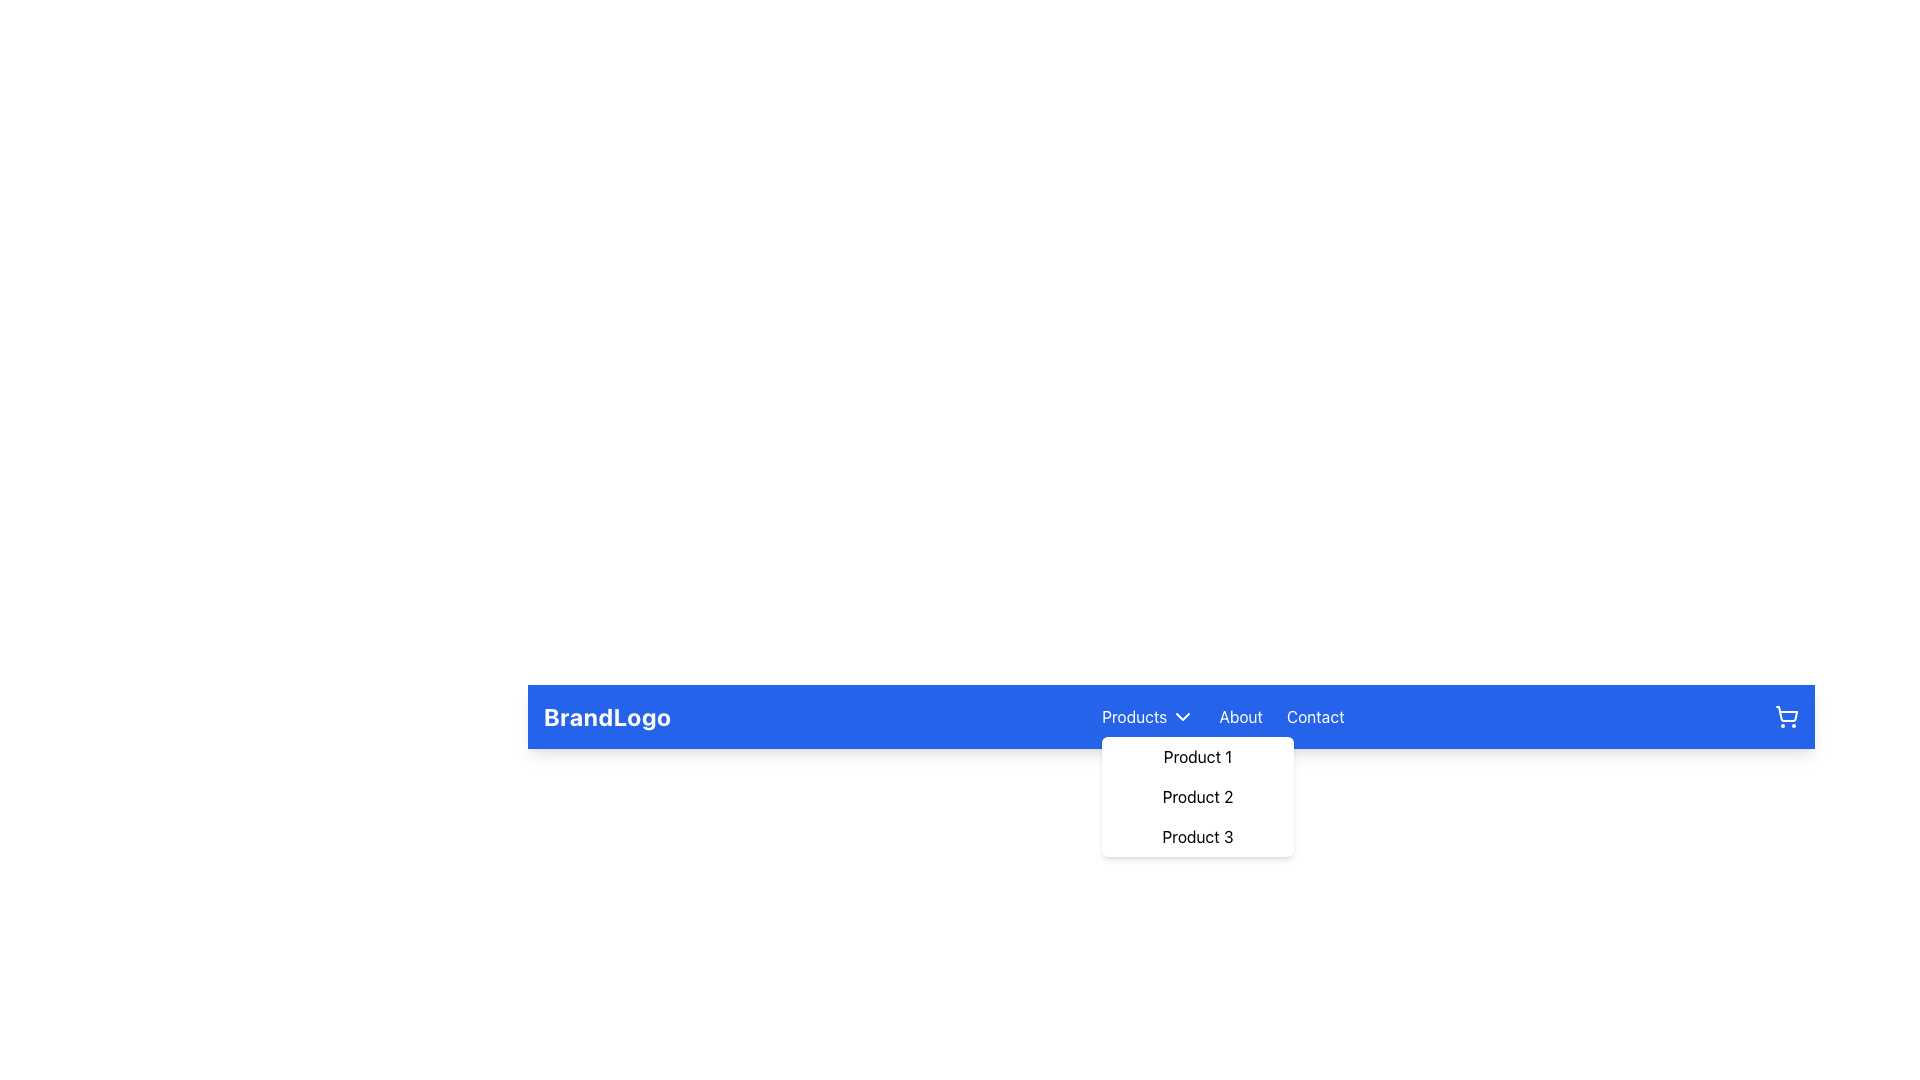 This screenshot has width=1920, height=1080. Describe the element at coordinates (1198, 756) in the screenshot. I see `the first menu item` at that location.